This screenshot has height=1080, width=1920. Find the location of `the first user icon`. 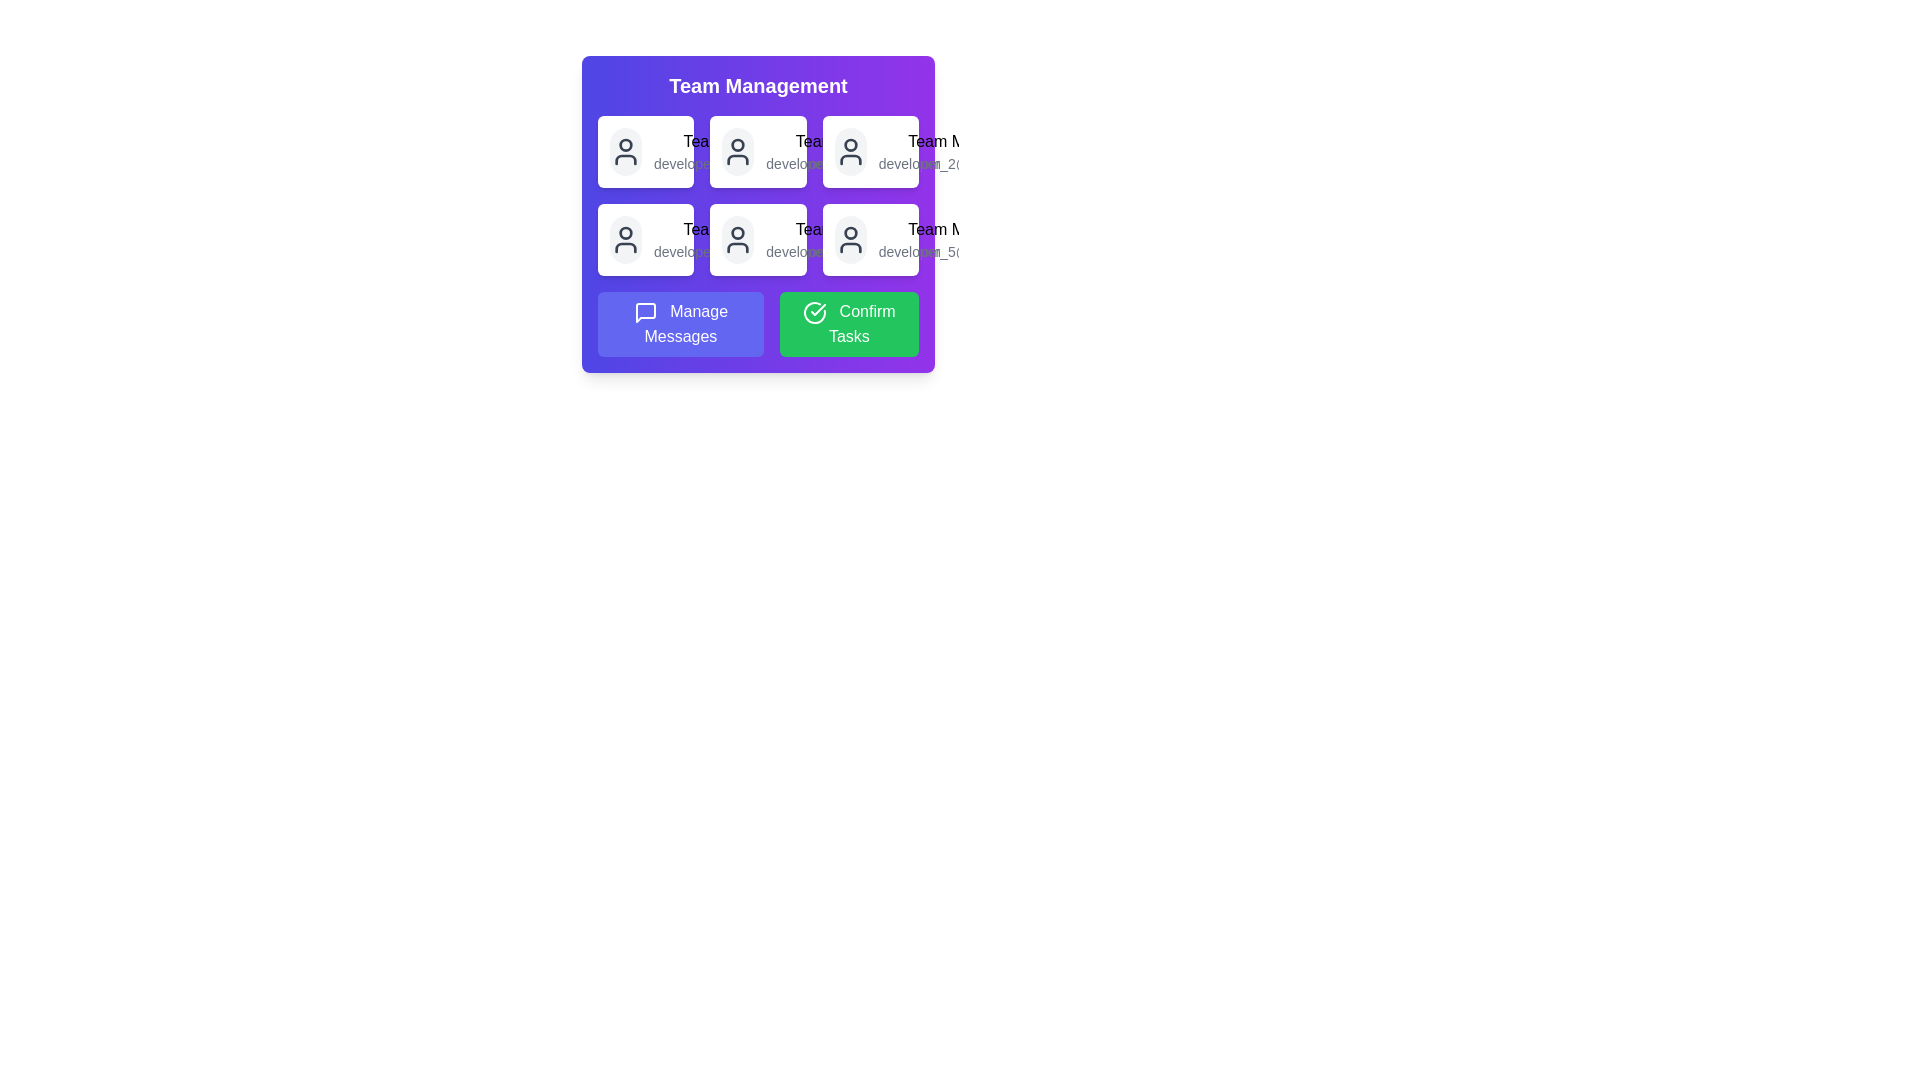

the first user icon is located at coordinates (624, 150).